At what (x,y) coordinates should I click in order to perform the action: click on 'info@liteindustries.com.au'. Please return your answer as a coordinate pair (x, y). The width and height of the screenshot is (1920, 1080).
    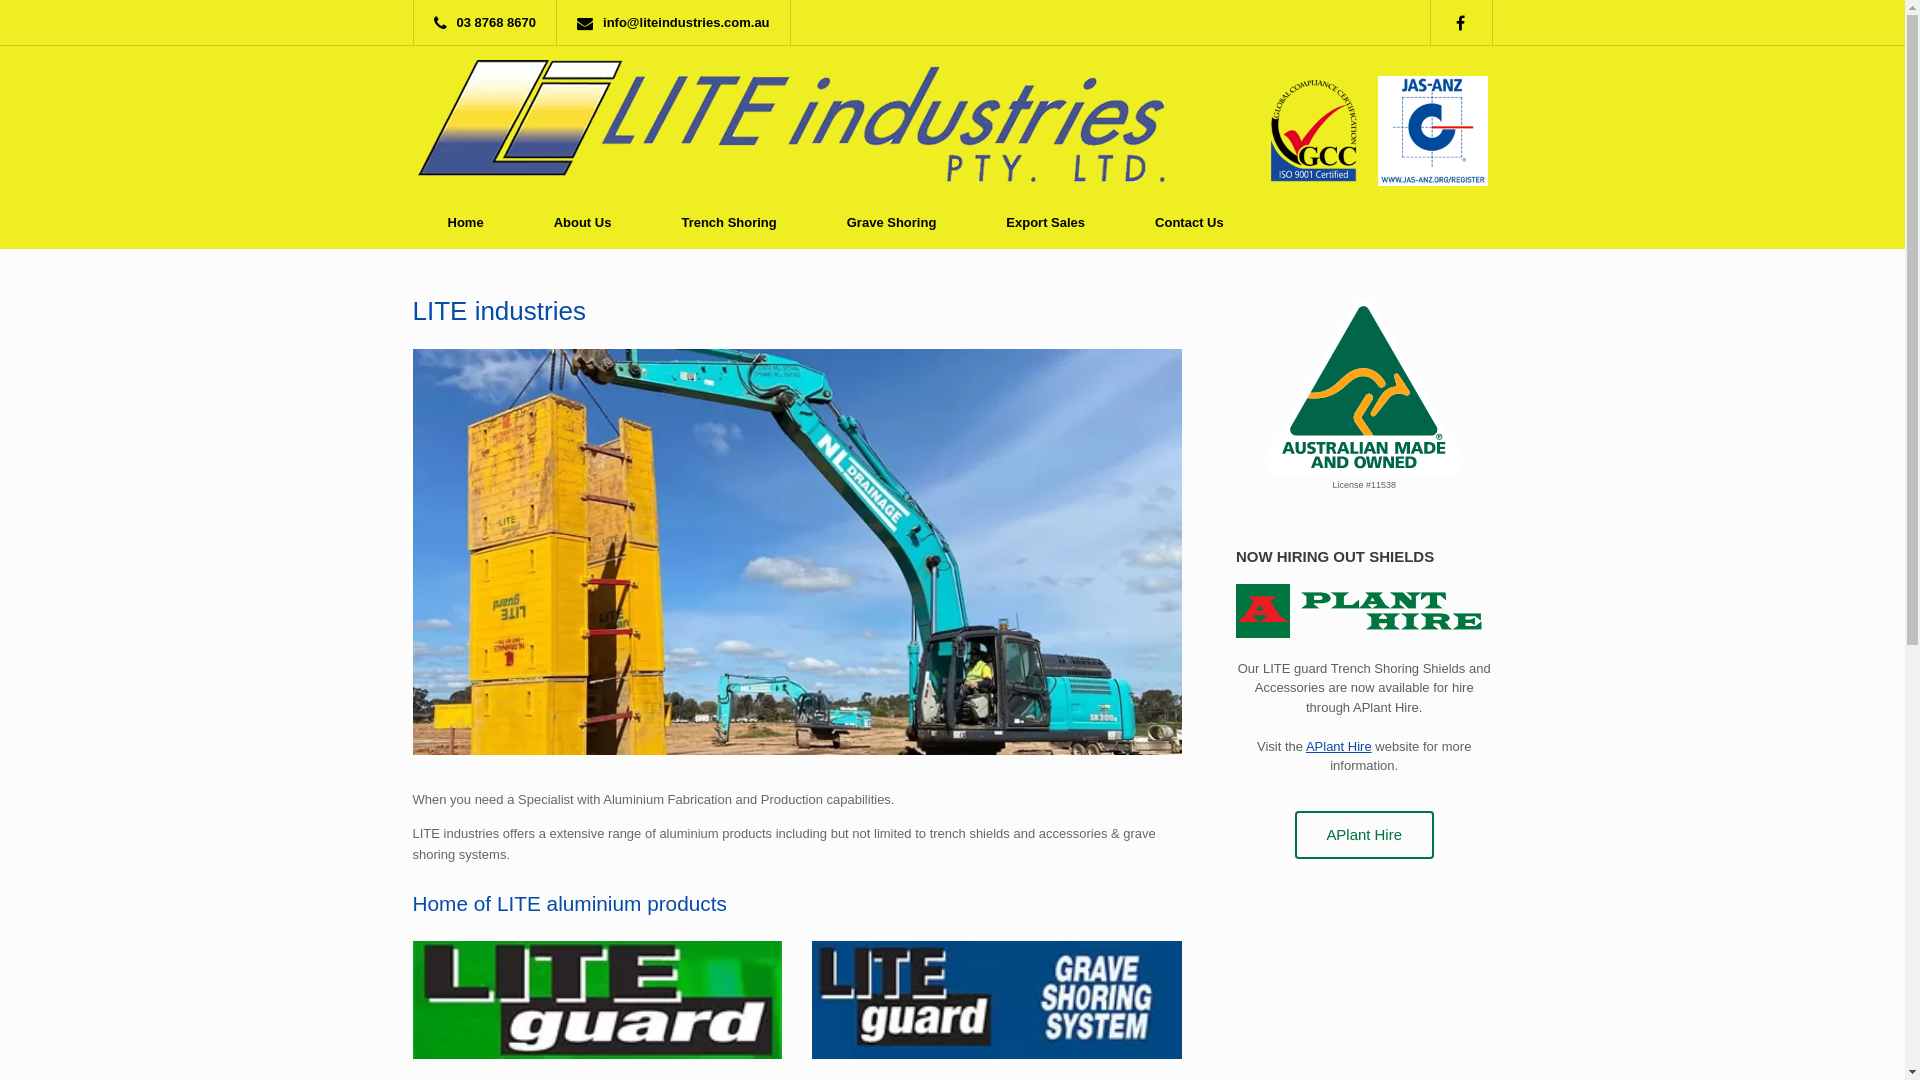
    Looking at the image, I should click on (678, 22).